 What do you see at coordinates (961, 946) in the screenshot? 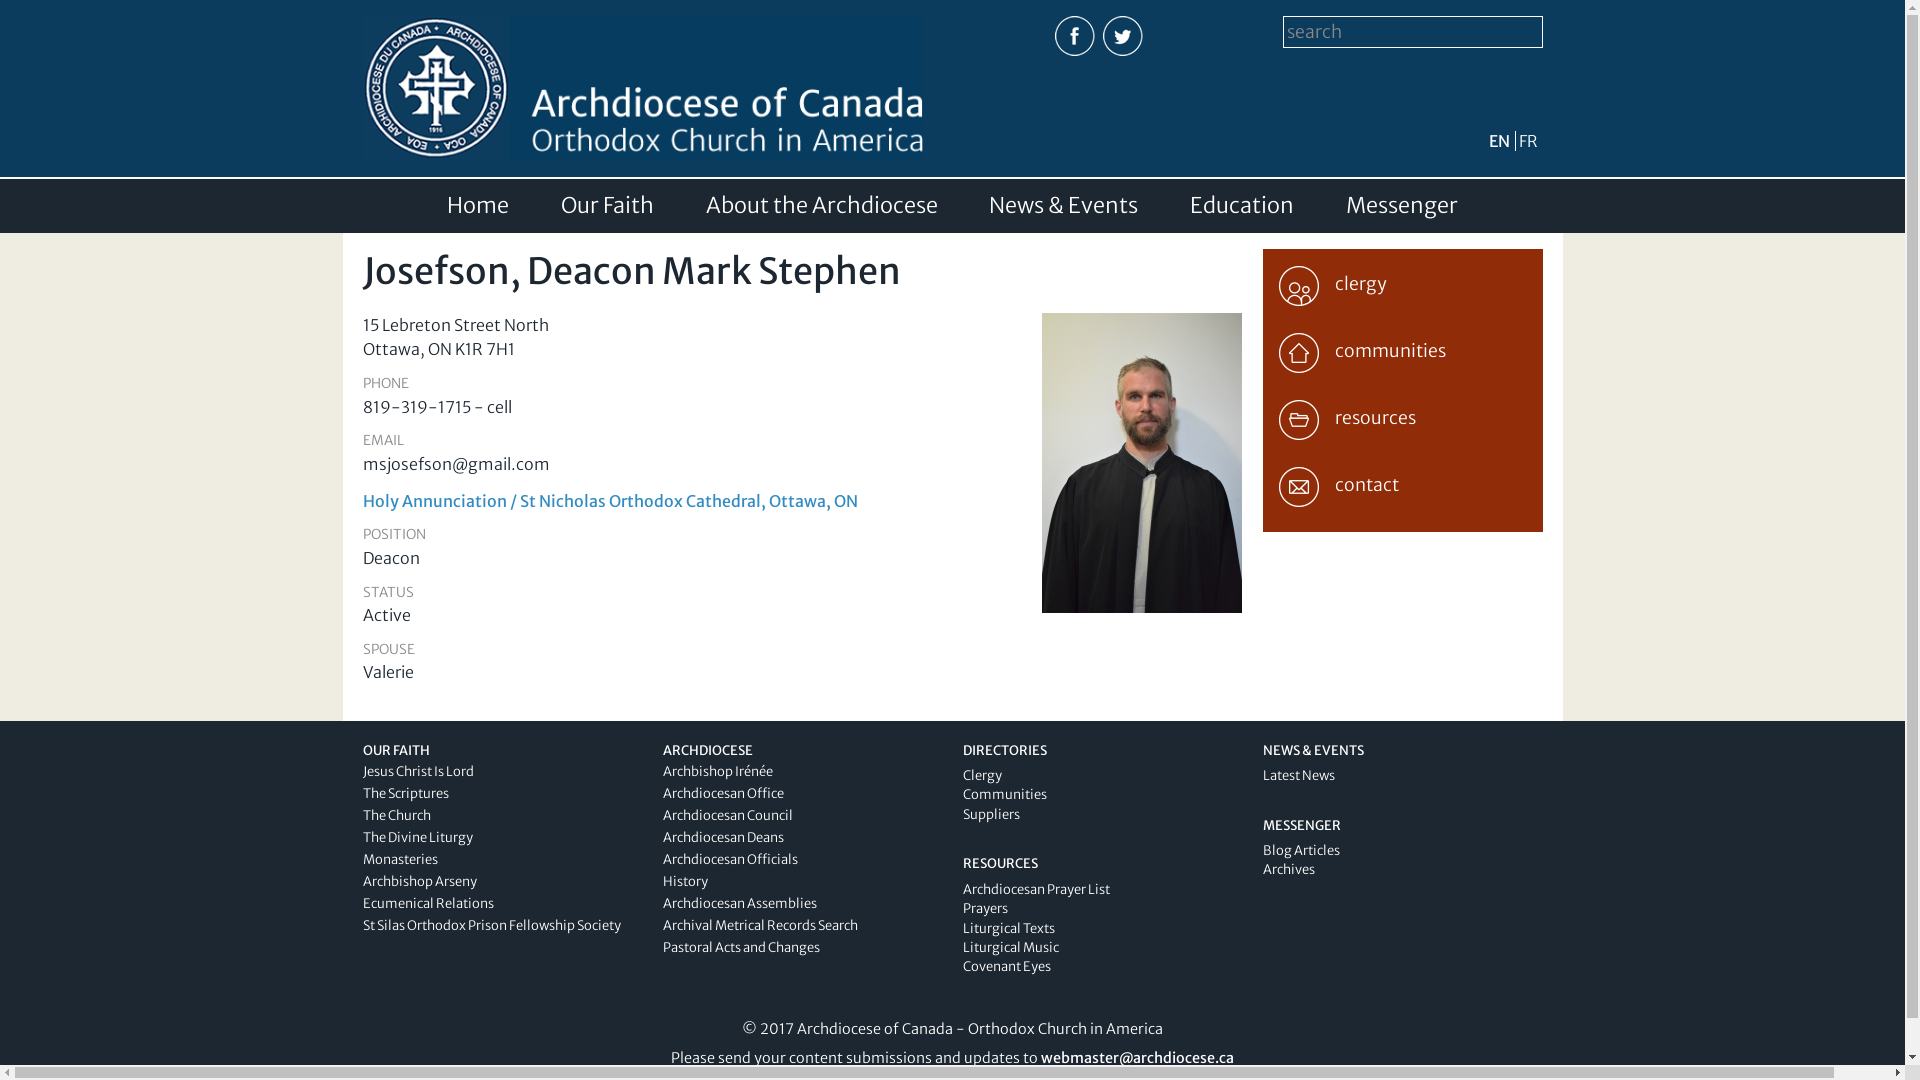
I see `'Liturgical Music'` at bounding box center [961, 946].